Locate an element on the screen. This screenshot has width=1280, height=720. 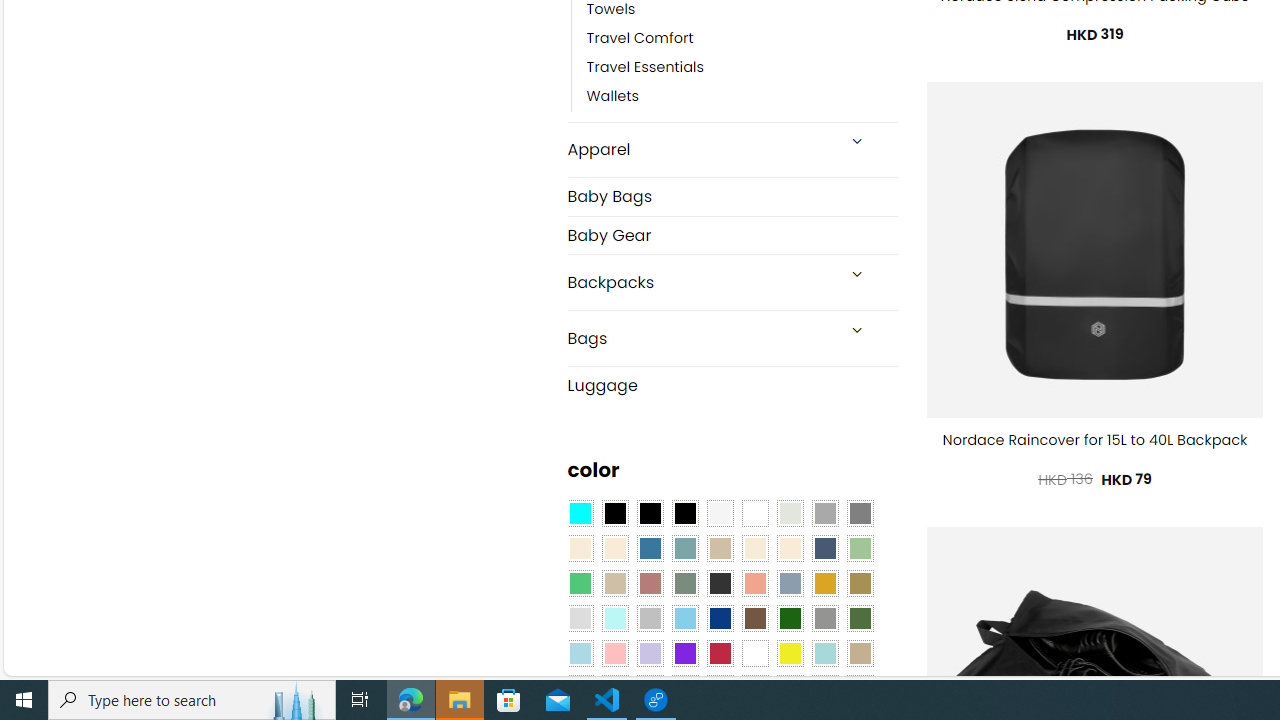
'Brown' is located at coordinates (754, 618).